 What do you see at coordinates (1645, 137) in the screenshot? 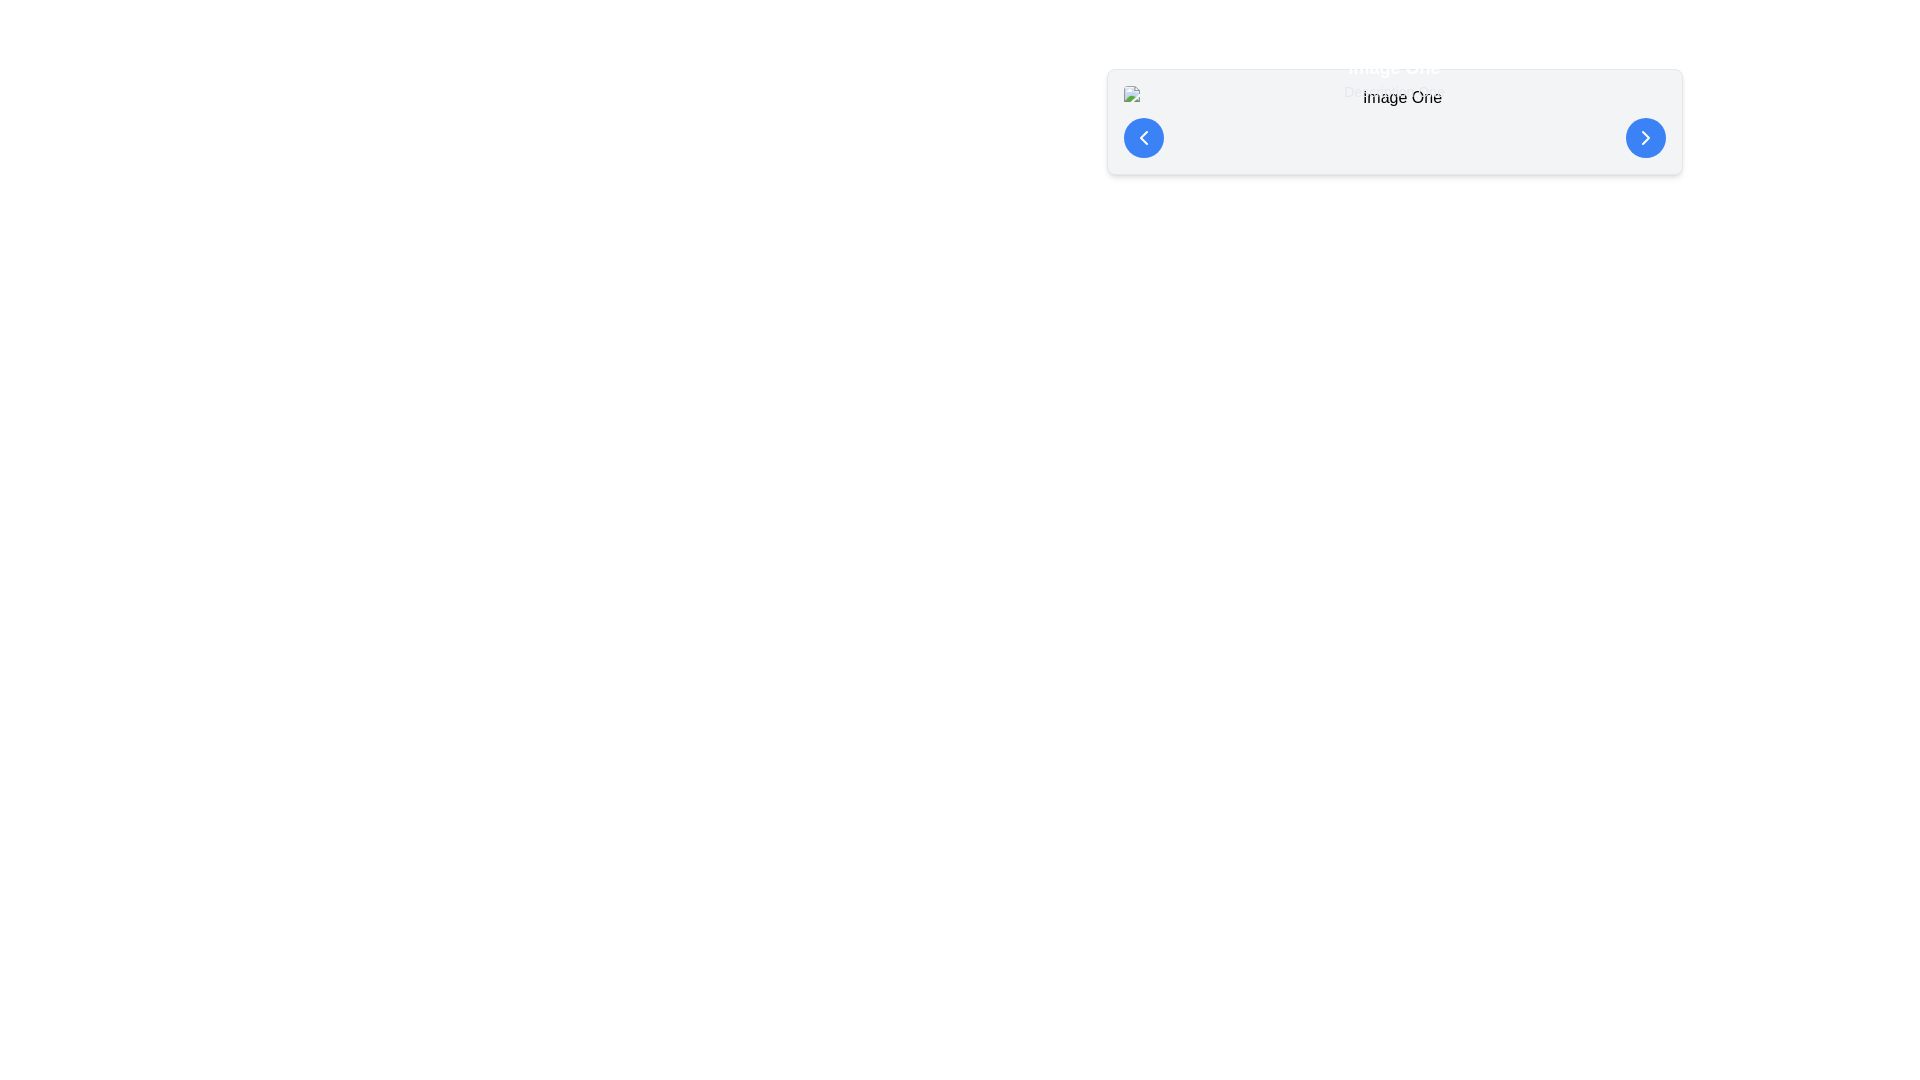
I see `the chevron icon located centrally within a rounded blue button on the far right of a horizontal card component` at bounding box center [1645, 137].